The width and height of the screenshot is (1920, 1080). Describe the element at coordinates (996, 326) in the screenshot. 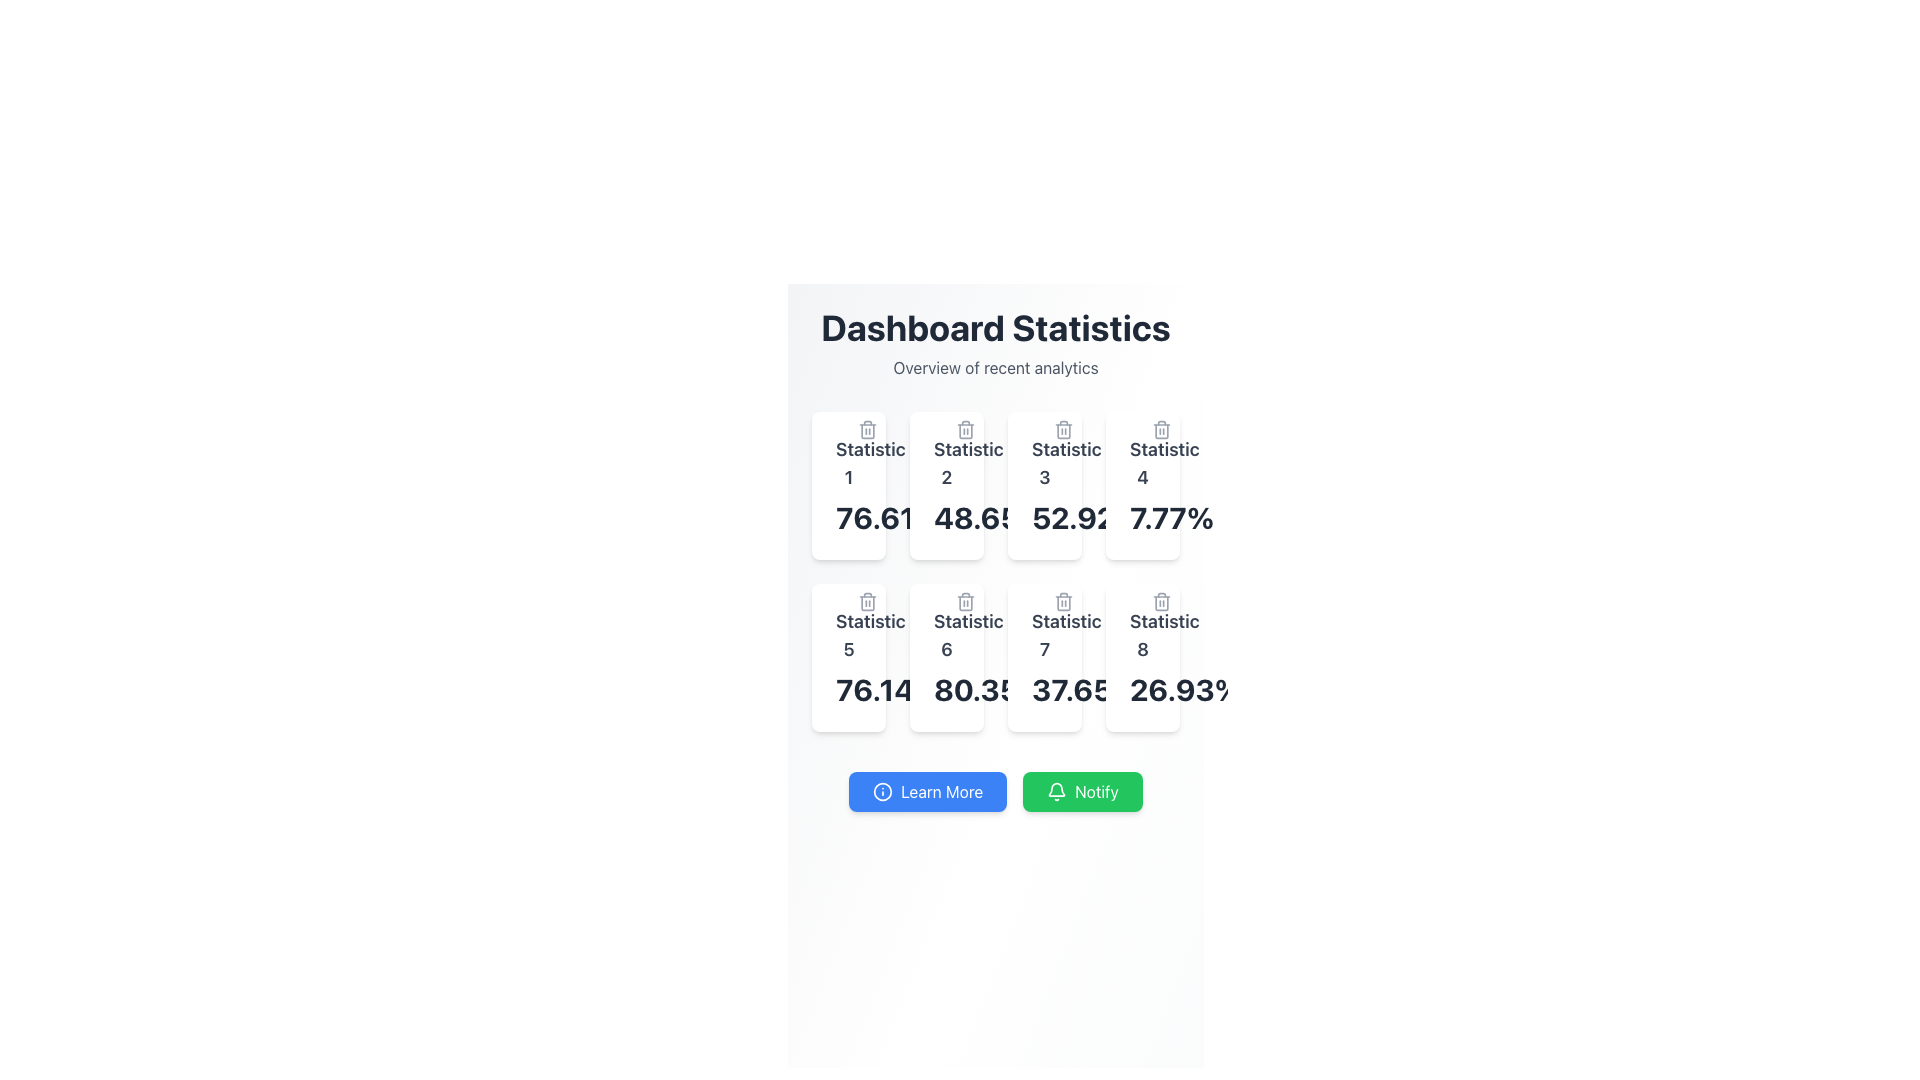

I see `text label that serves as a title for the section indicating the purpose or content of the statistical data, located above 'Overview of recent analytics'` at that location.